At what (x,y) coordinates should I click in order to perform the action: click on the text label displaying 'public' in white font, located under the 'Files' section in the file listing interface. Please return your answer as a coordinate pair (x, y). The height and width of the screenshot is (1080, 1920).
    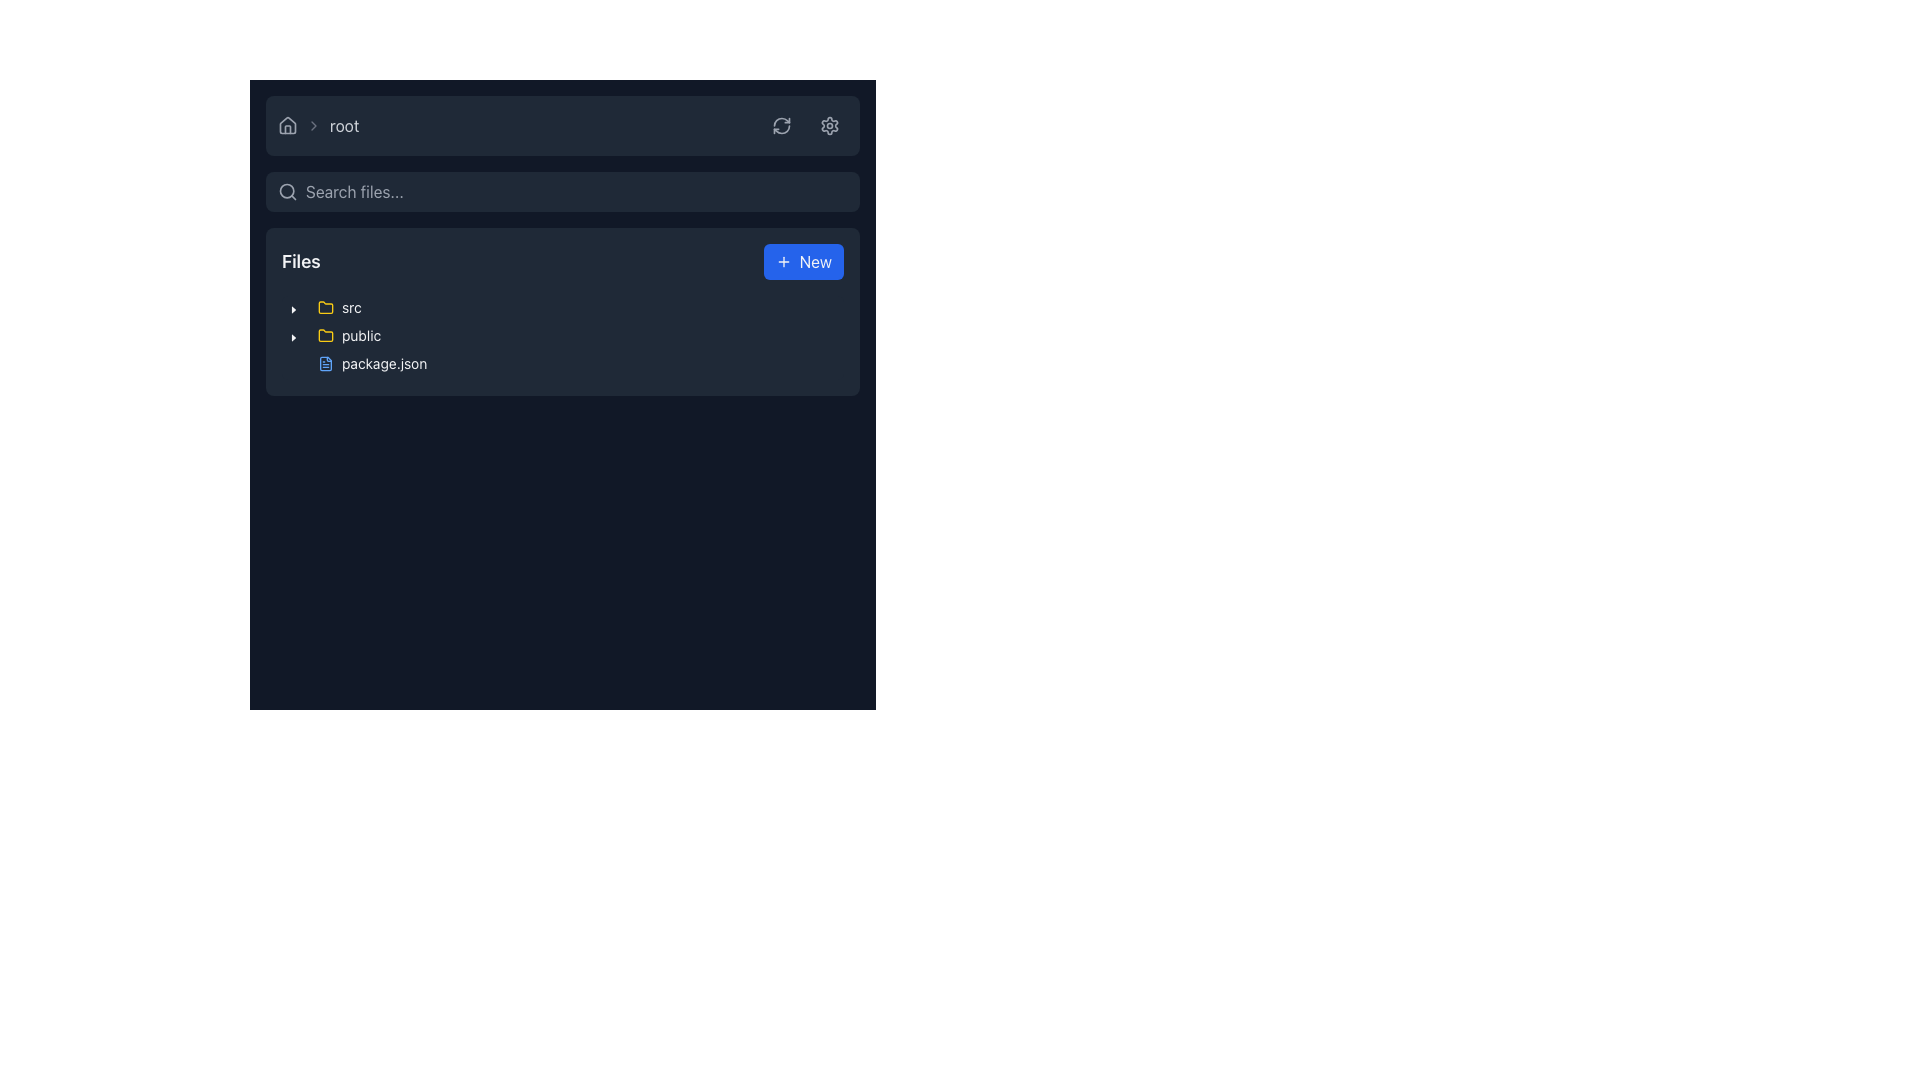
    Looking at the image, I should click on (361, 334).